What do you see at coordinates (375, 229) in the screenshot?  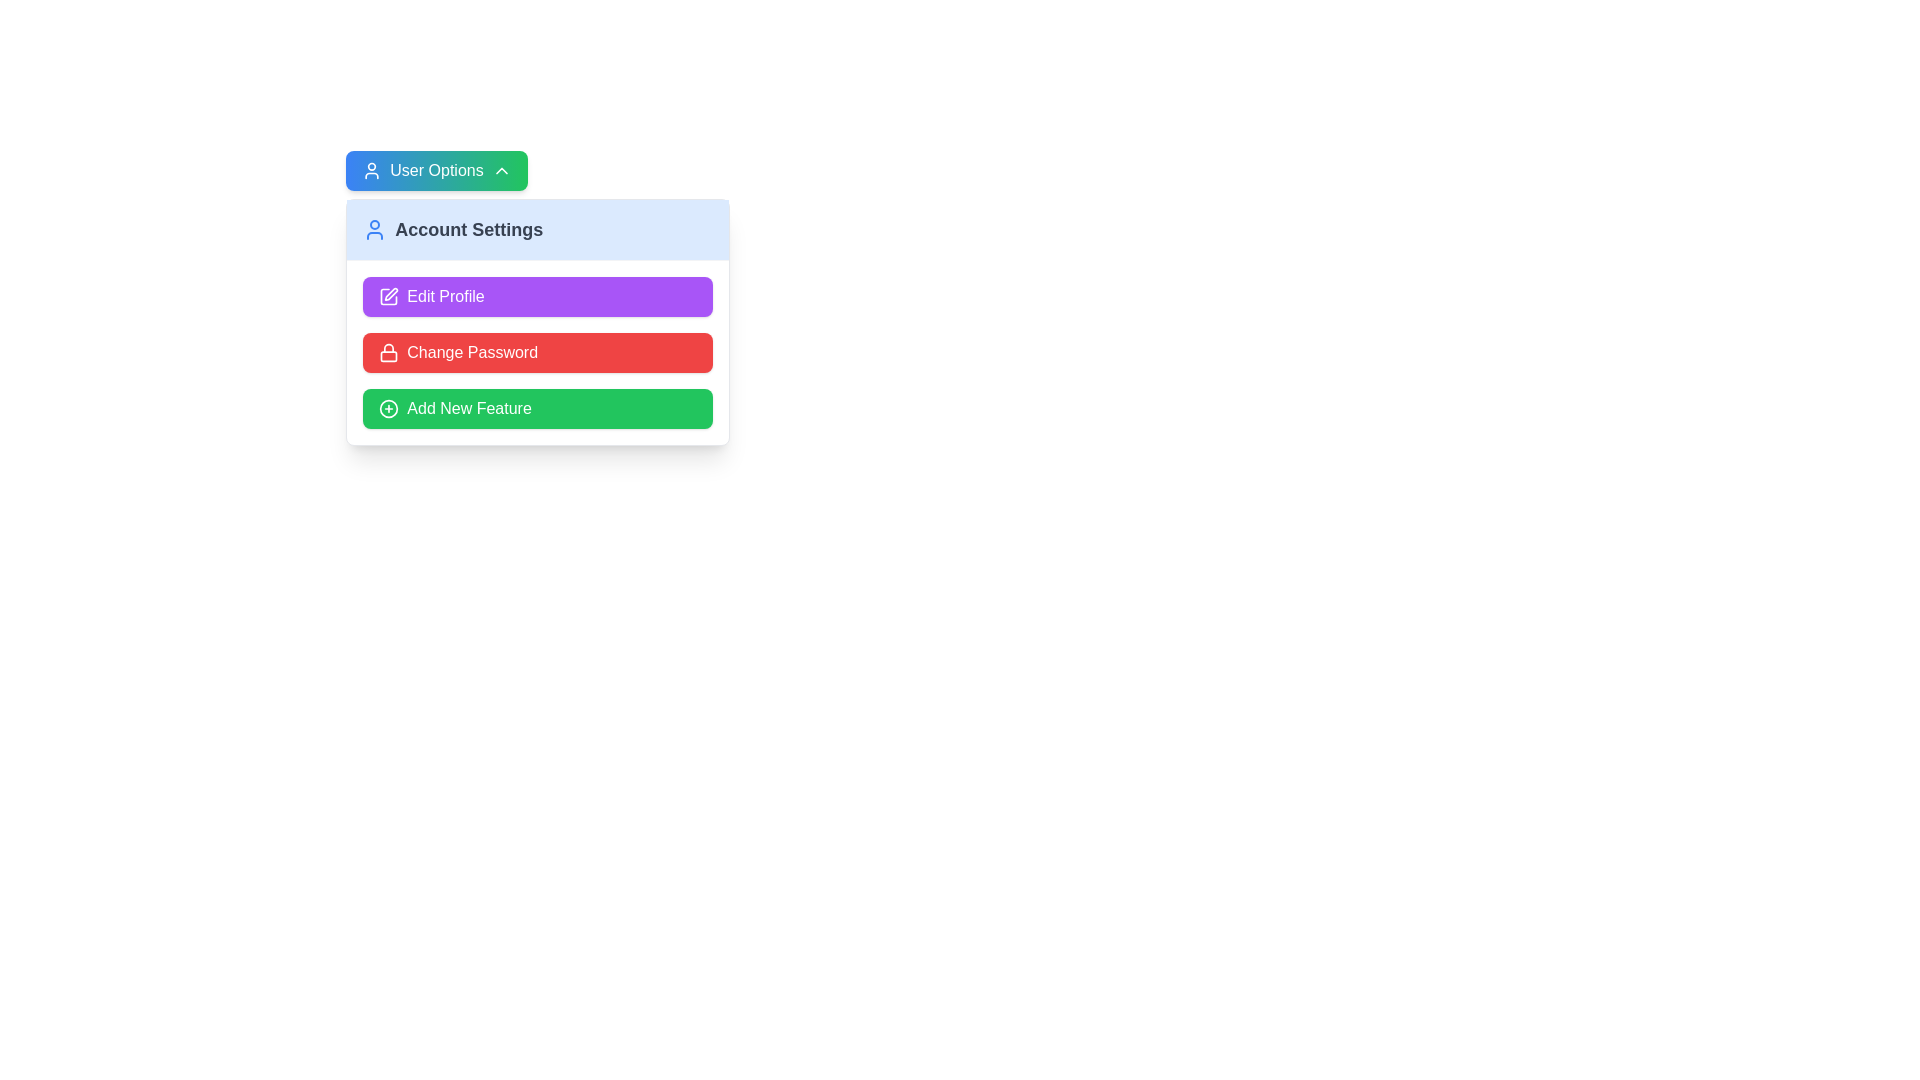 I see `the user-related settings icon located at the left side of the 'Account Settings' section header, preceding the text 'Account Settings.'` at bounding box center [375, 229].